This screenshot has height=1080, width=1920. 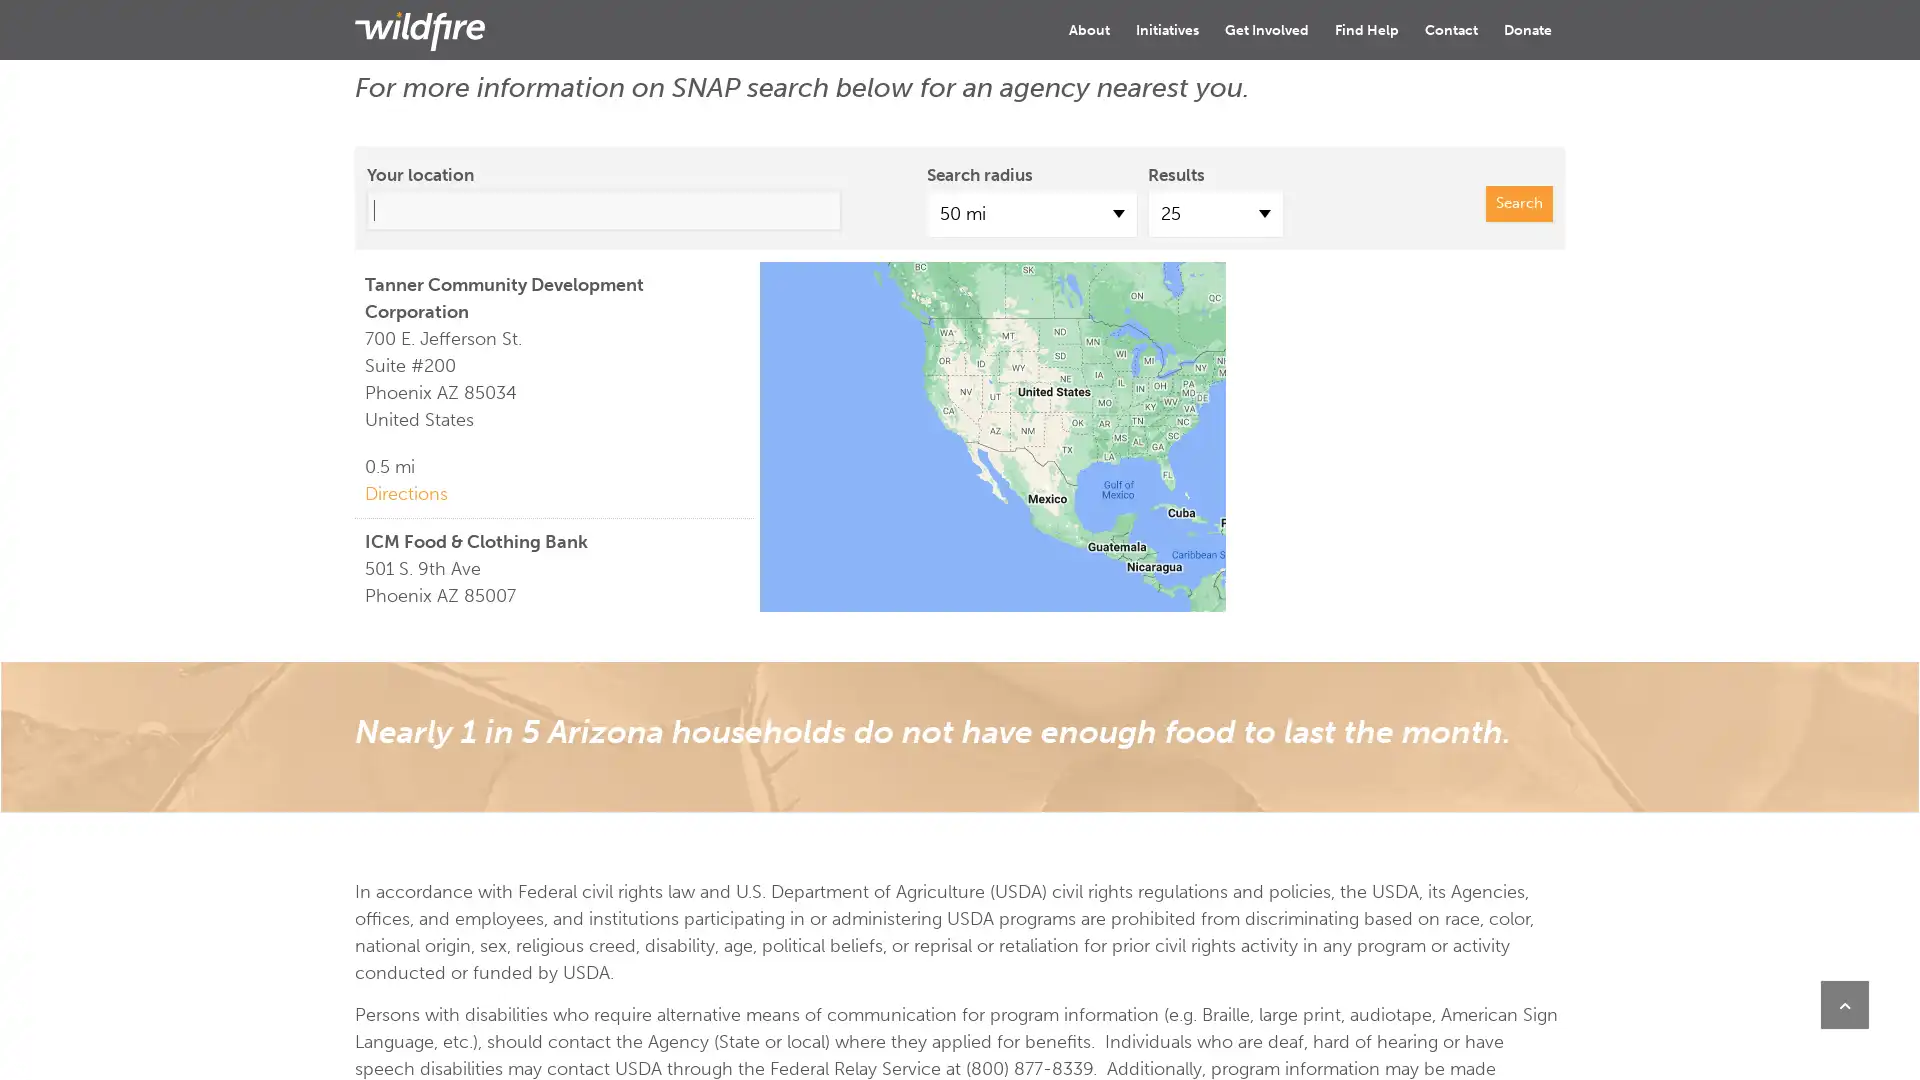 What do you see at coordinates (1146, 427) in the screenshot?
I see `ICM Food & Clothing Bank` at bounding box center [1146, 427].